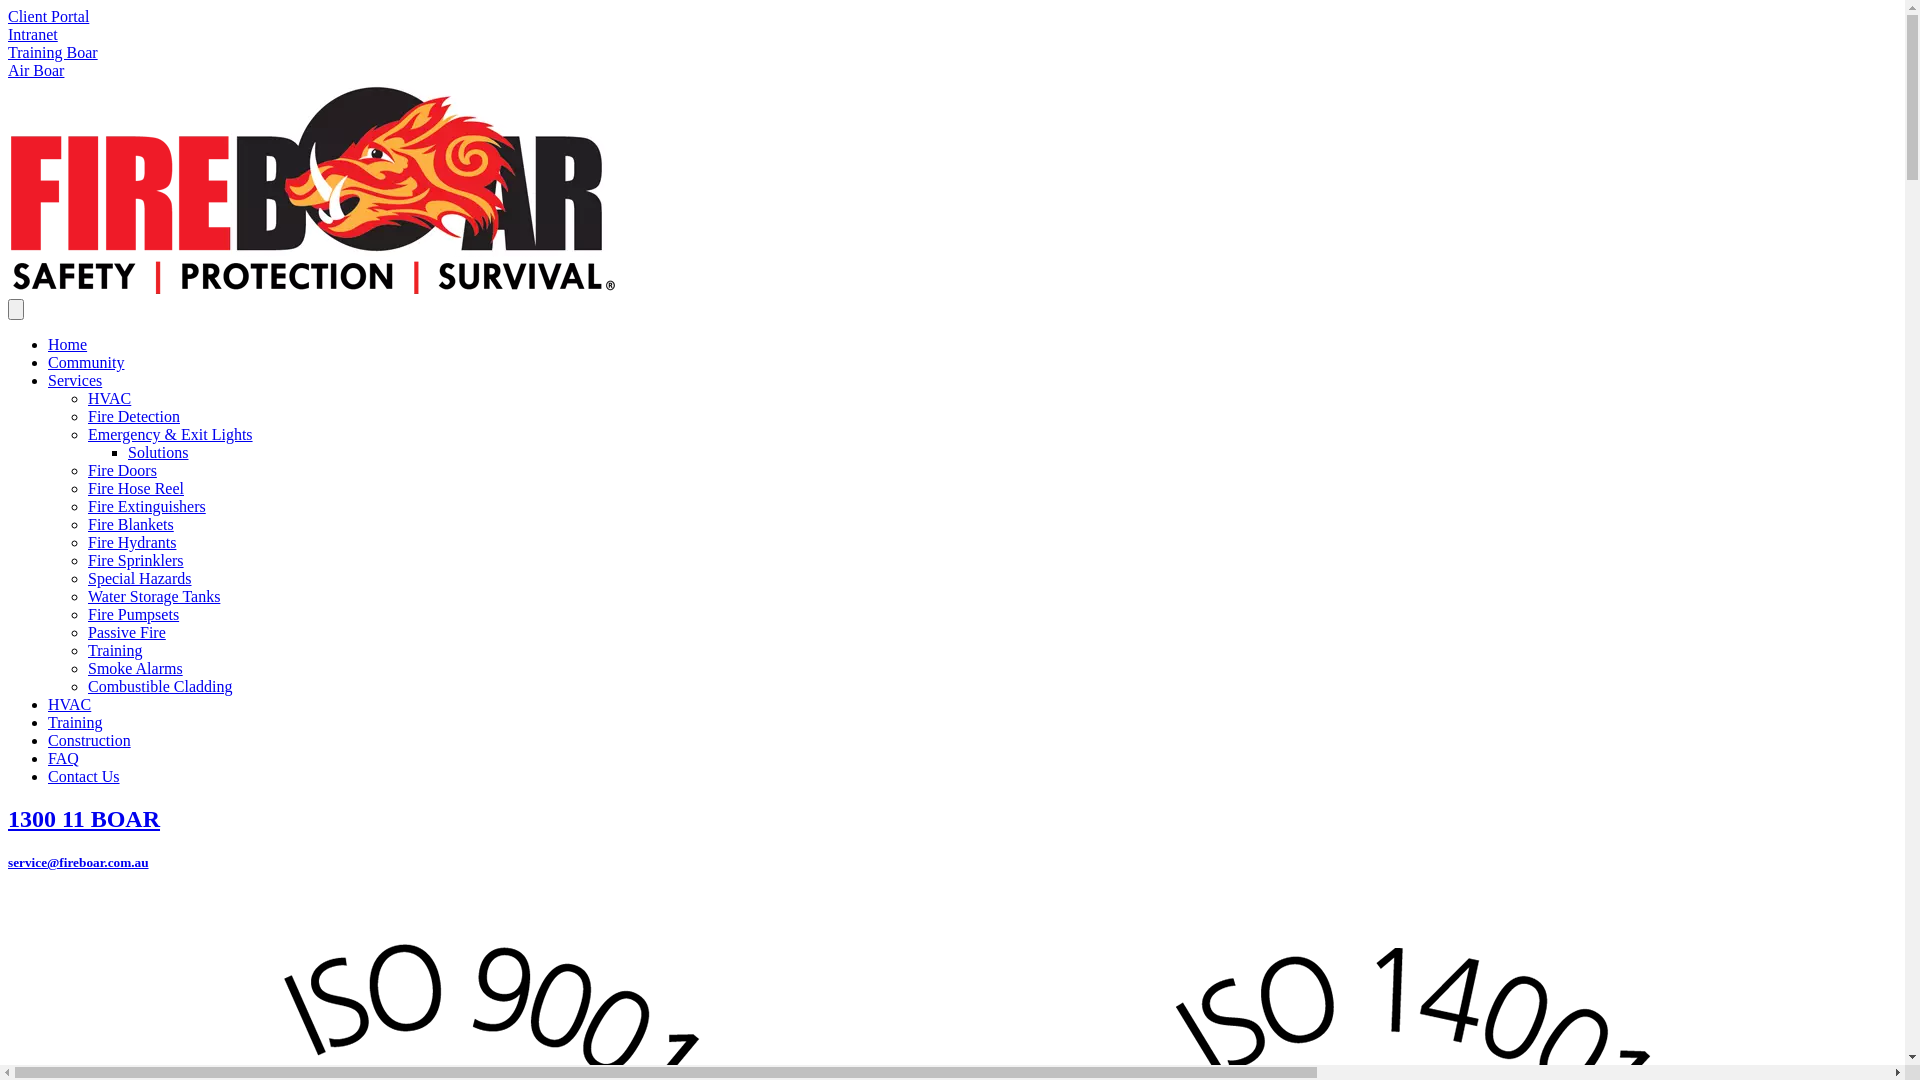  What do you see at coordinates (132, 613) in the screenshot?
I see `'Fire Pumpsets'` at bounding box center [132, 613].